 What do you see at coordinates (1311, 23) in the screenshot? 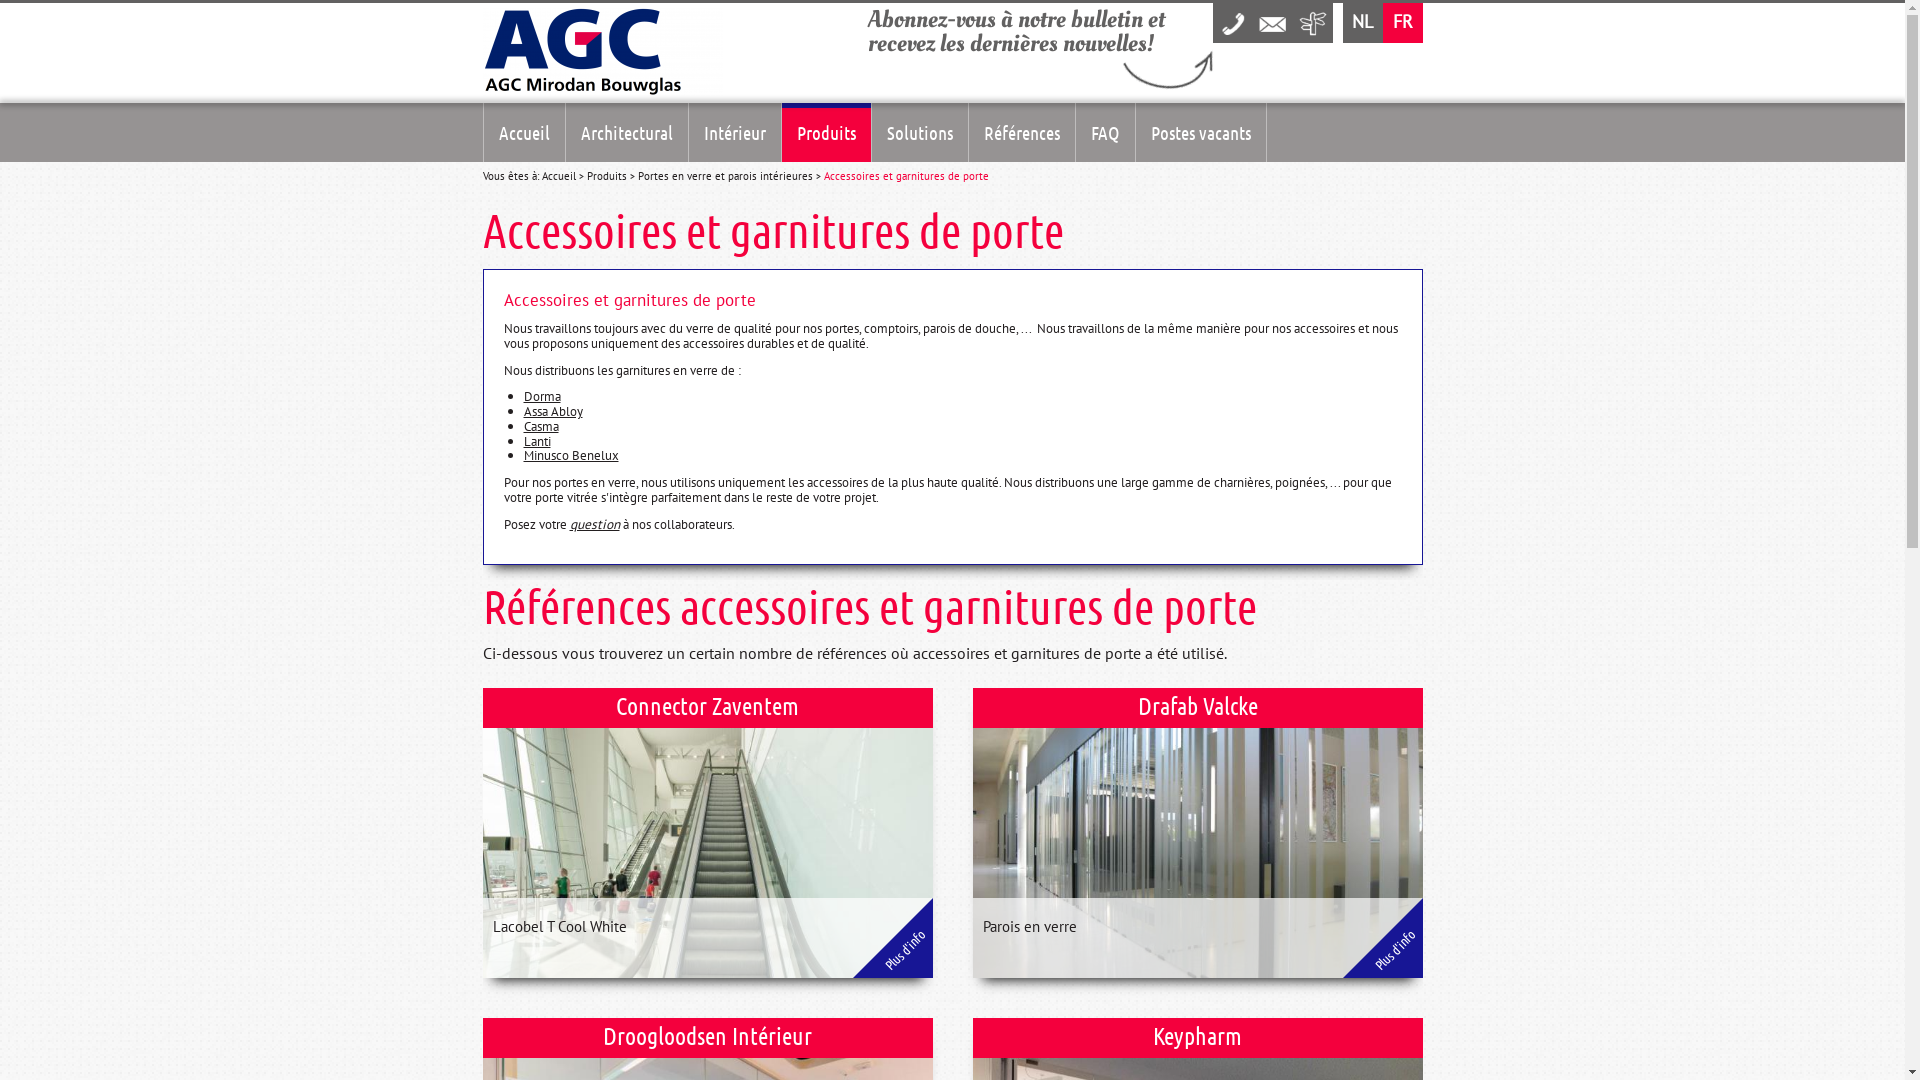
I see `' '` at bounding box center [1311, 23].